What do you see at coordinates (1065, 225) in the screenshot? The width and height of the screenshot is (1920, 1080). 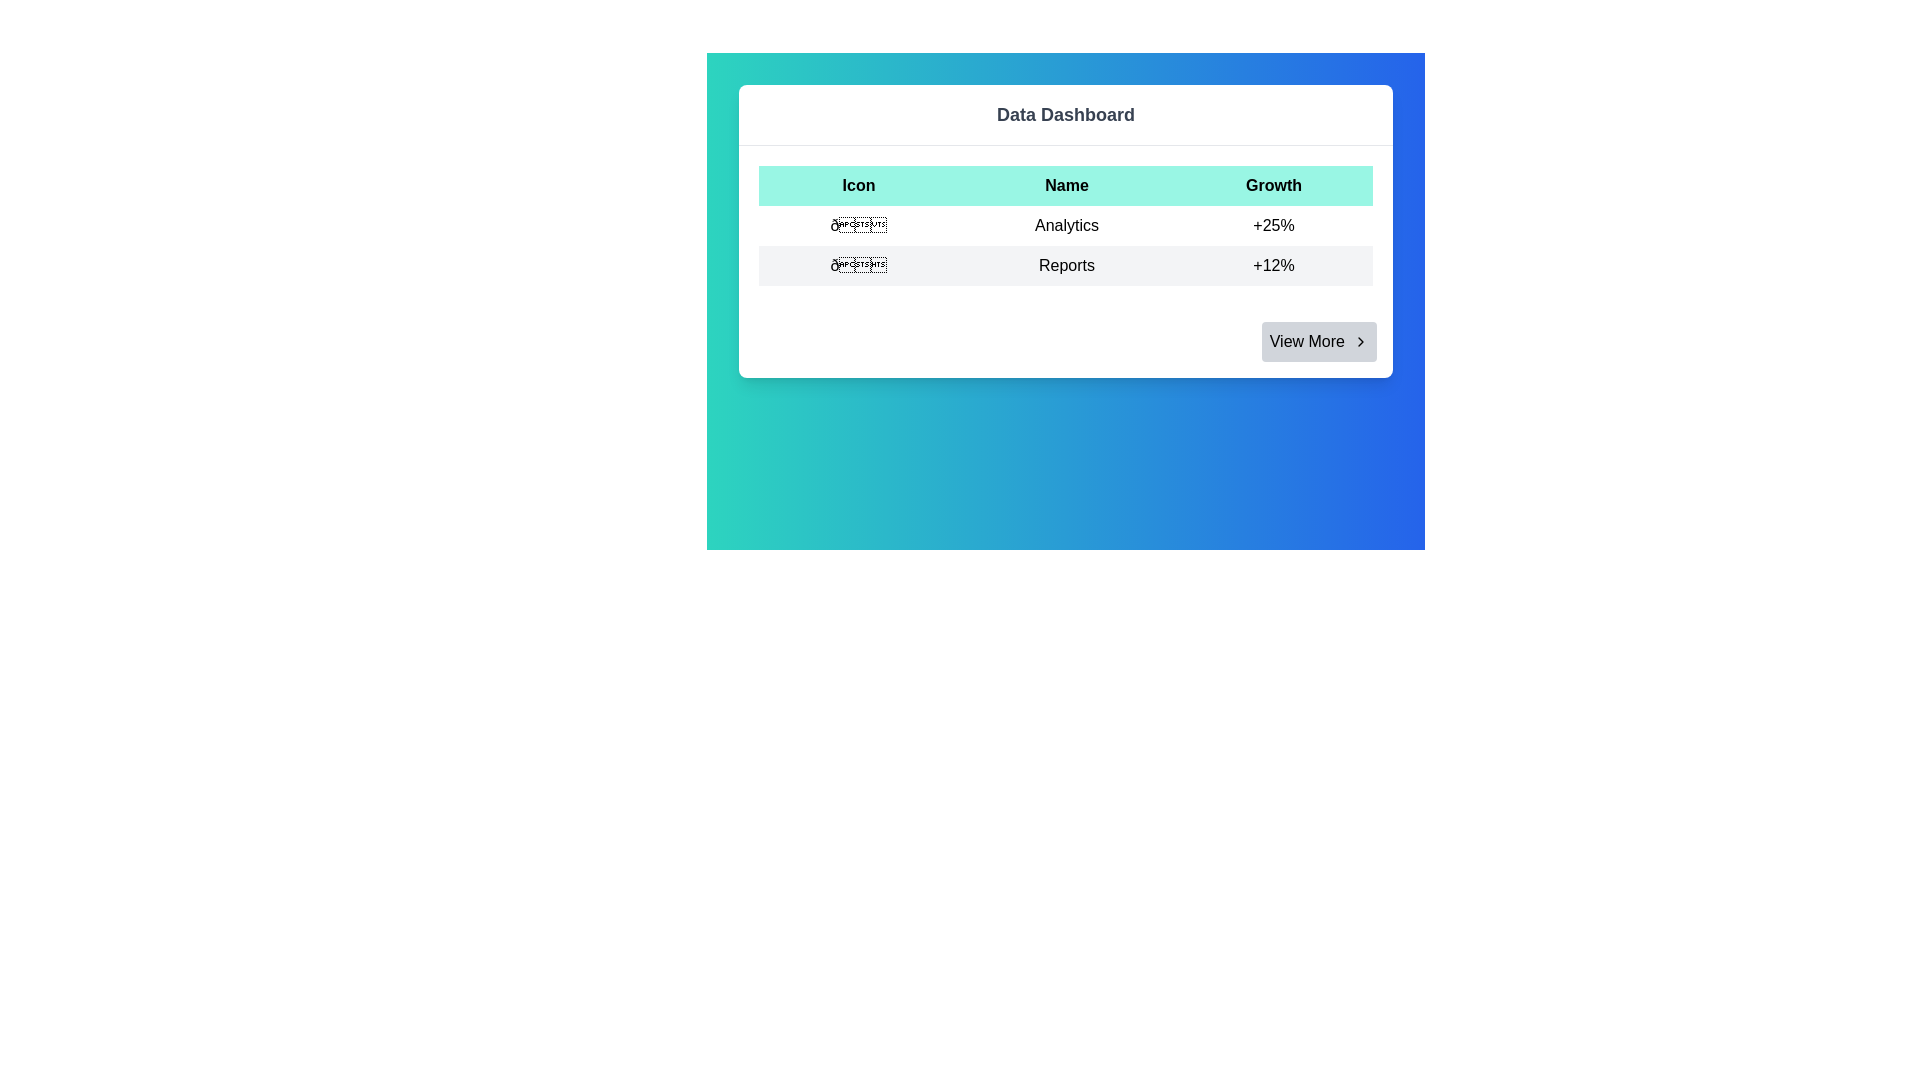 I see `the 'Analytics' text label in the second row under the 'Name' column of the Data Dashboard, which is adjacent to the analytics icon and the text '+25%'` at bounding box center [1065, 225].